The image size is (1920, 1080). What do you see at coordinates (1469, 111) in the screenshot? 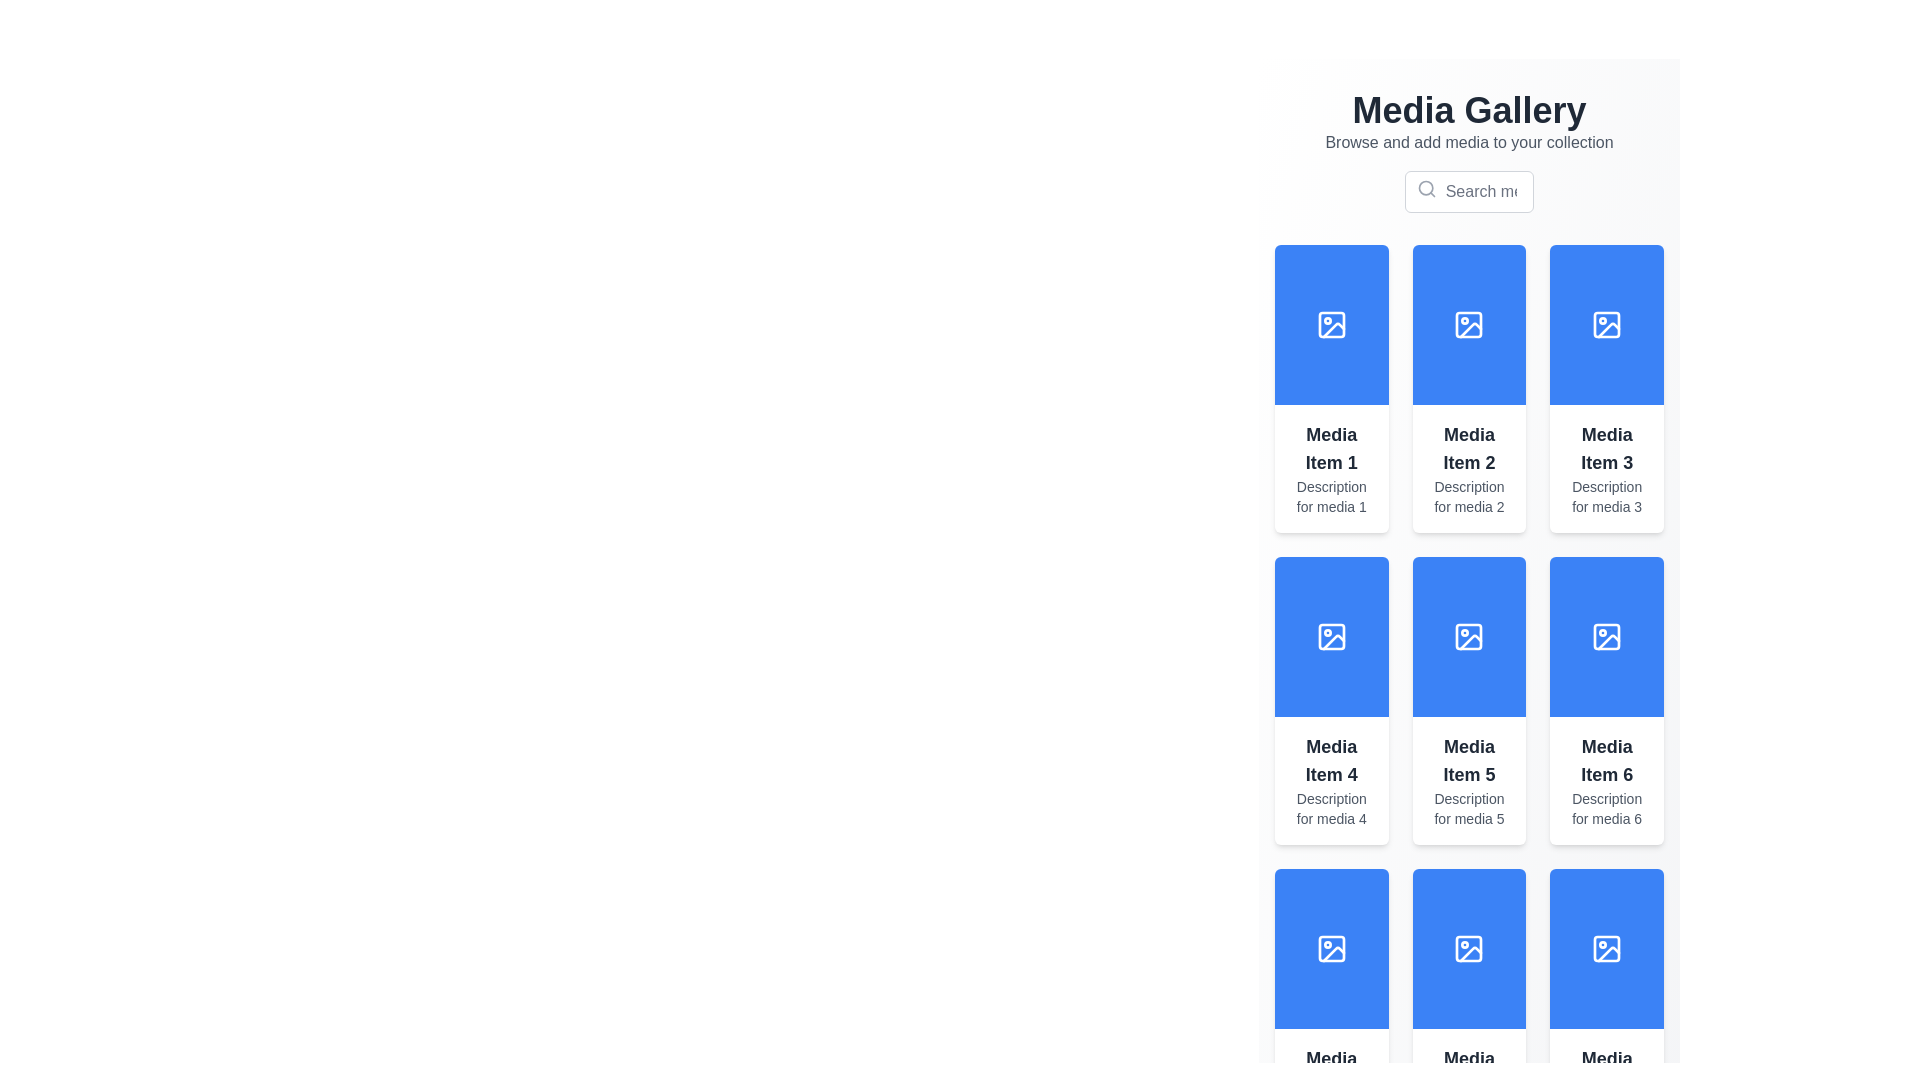
I see `title label of the section, which is positioned above the text 'Browse and add media to your collection'` at bounding box center [1469, 111].